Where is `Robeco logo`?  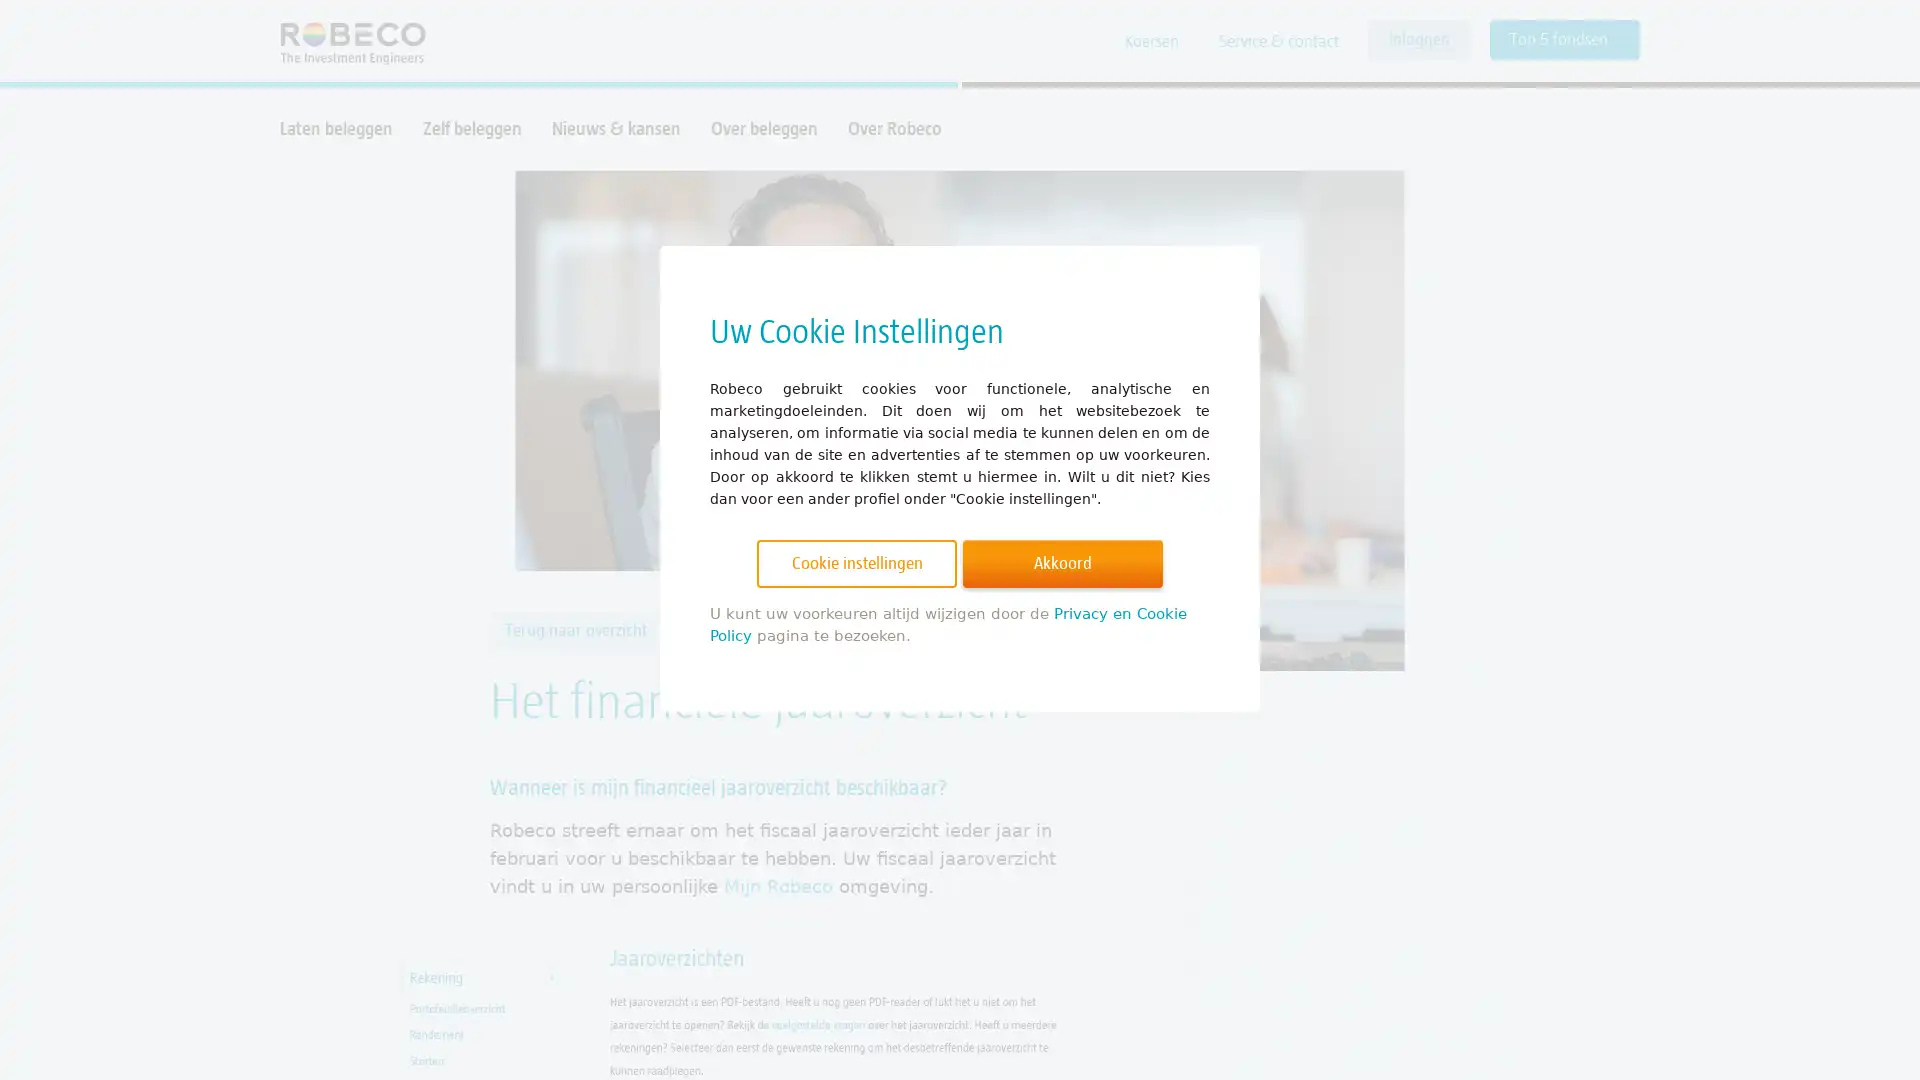
Robeco logo is located at coordinates (343, 41).